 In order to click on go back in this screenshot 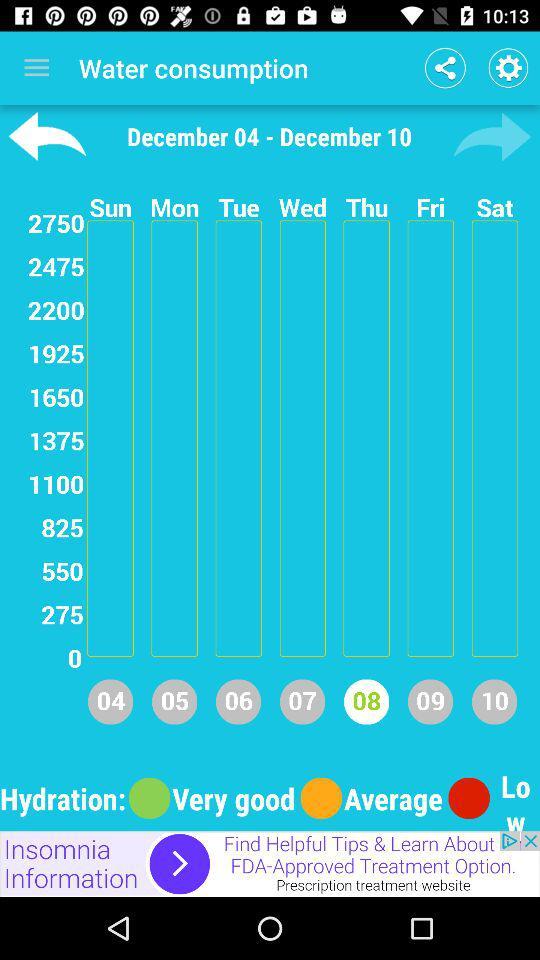, I will do `click(47, 135)`.